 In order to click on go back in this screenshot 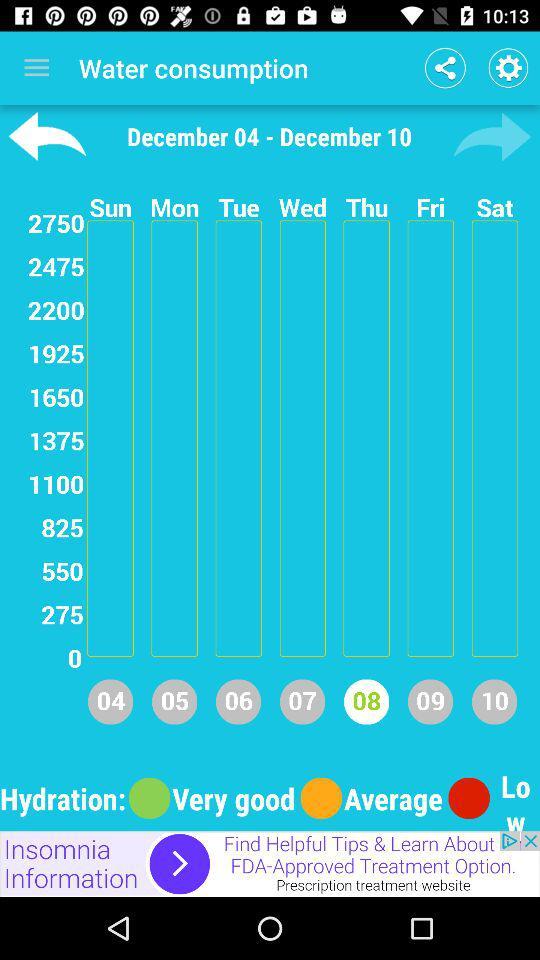, I will do `click(47, 135)`.